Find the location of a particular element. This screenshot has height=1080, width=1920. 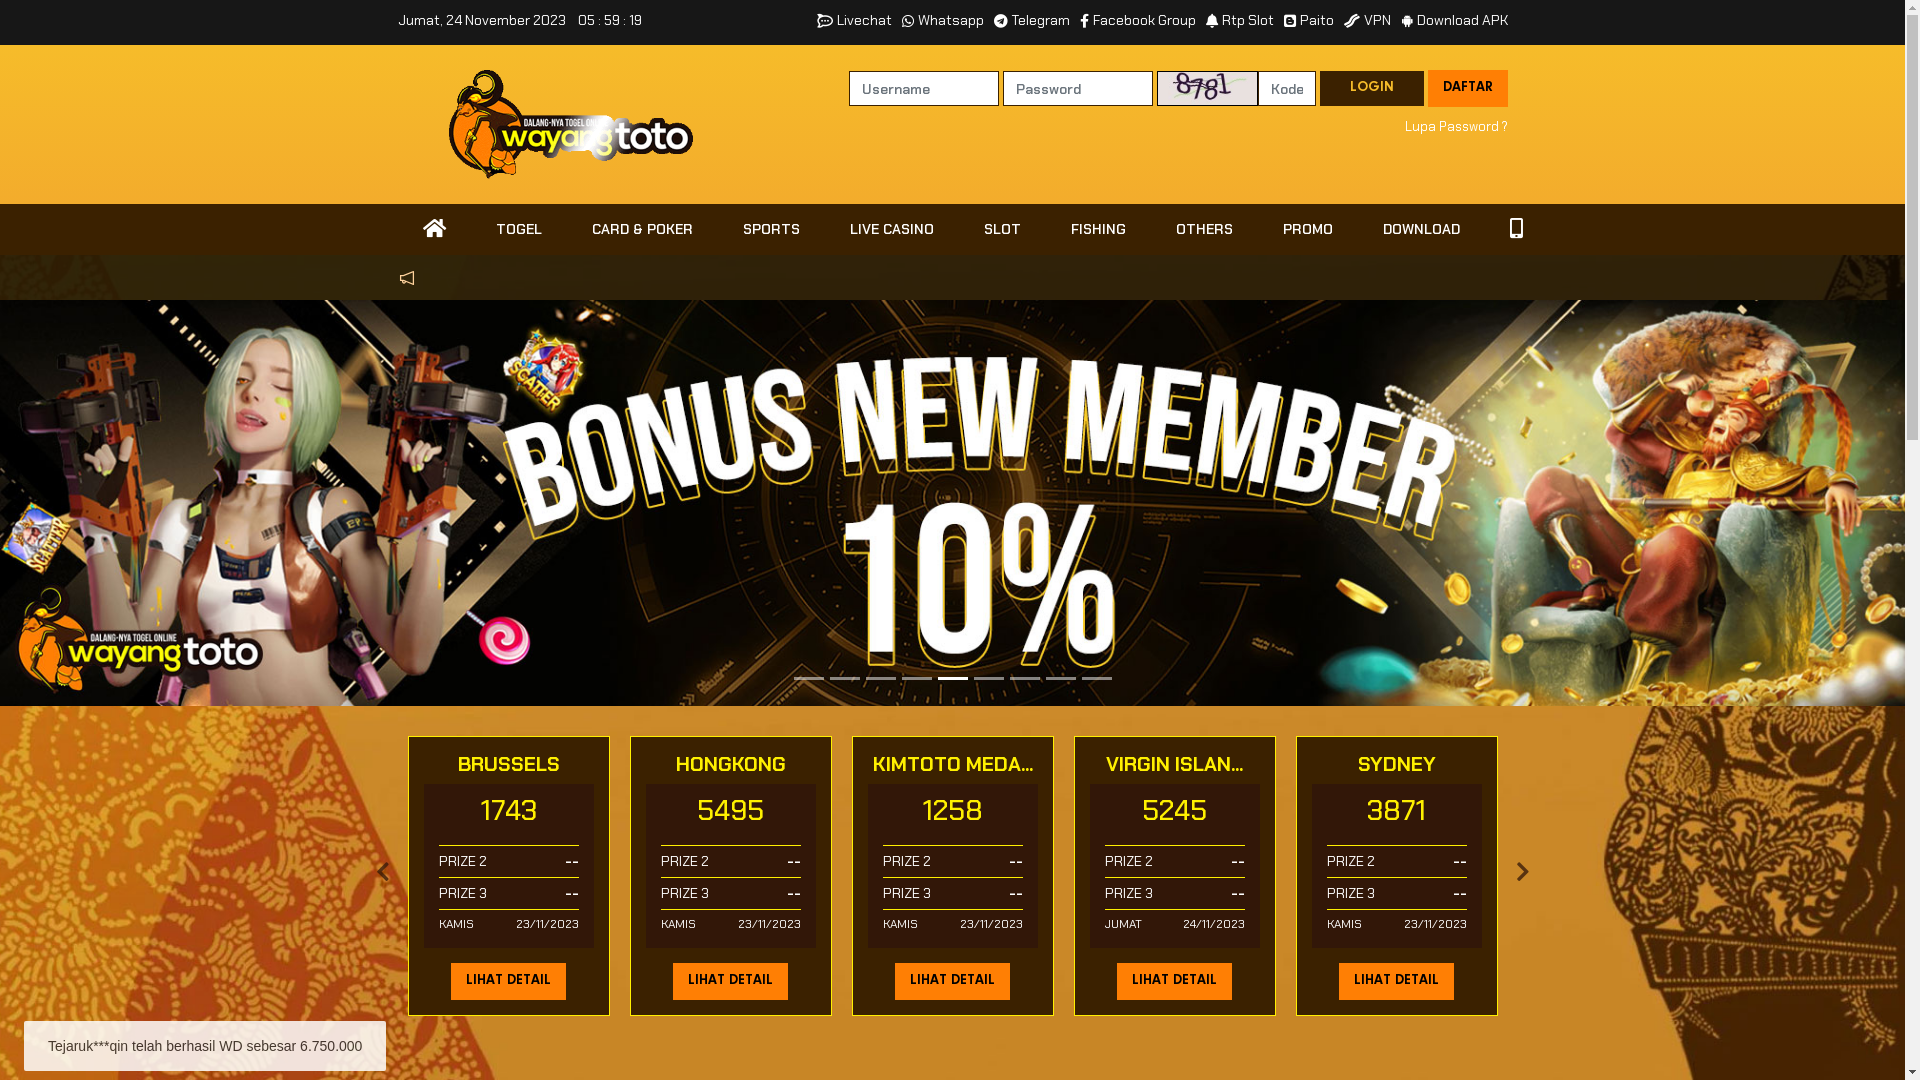

'CARD & POKER' is located at coordinates (641, 228).